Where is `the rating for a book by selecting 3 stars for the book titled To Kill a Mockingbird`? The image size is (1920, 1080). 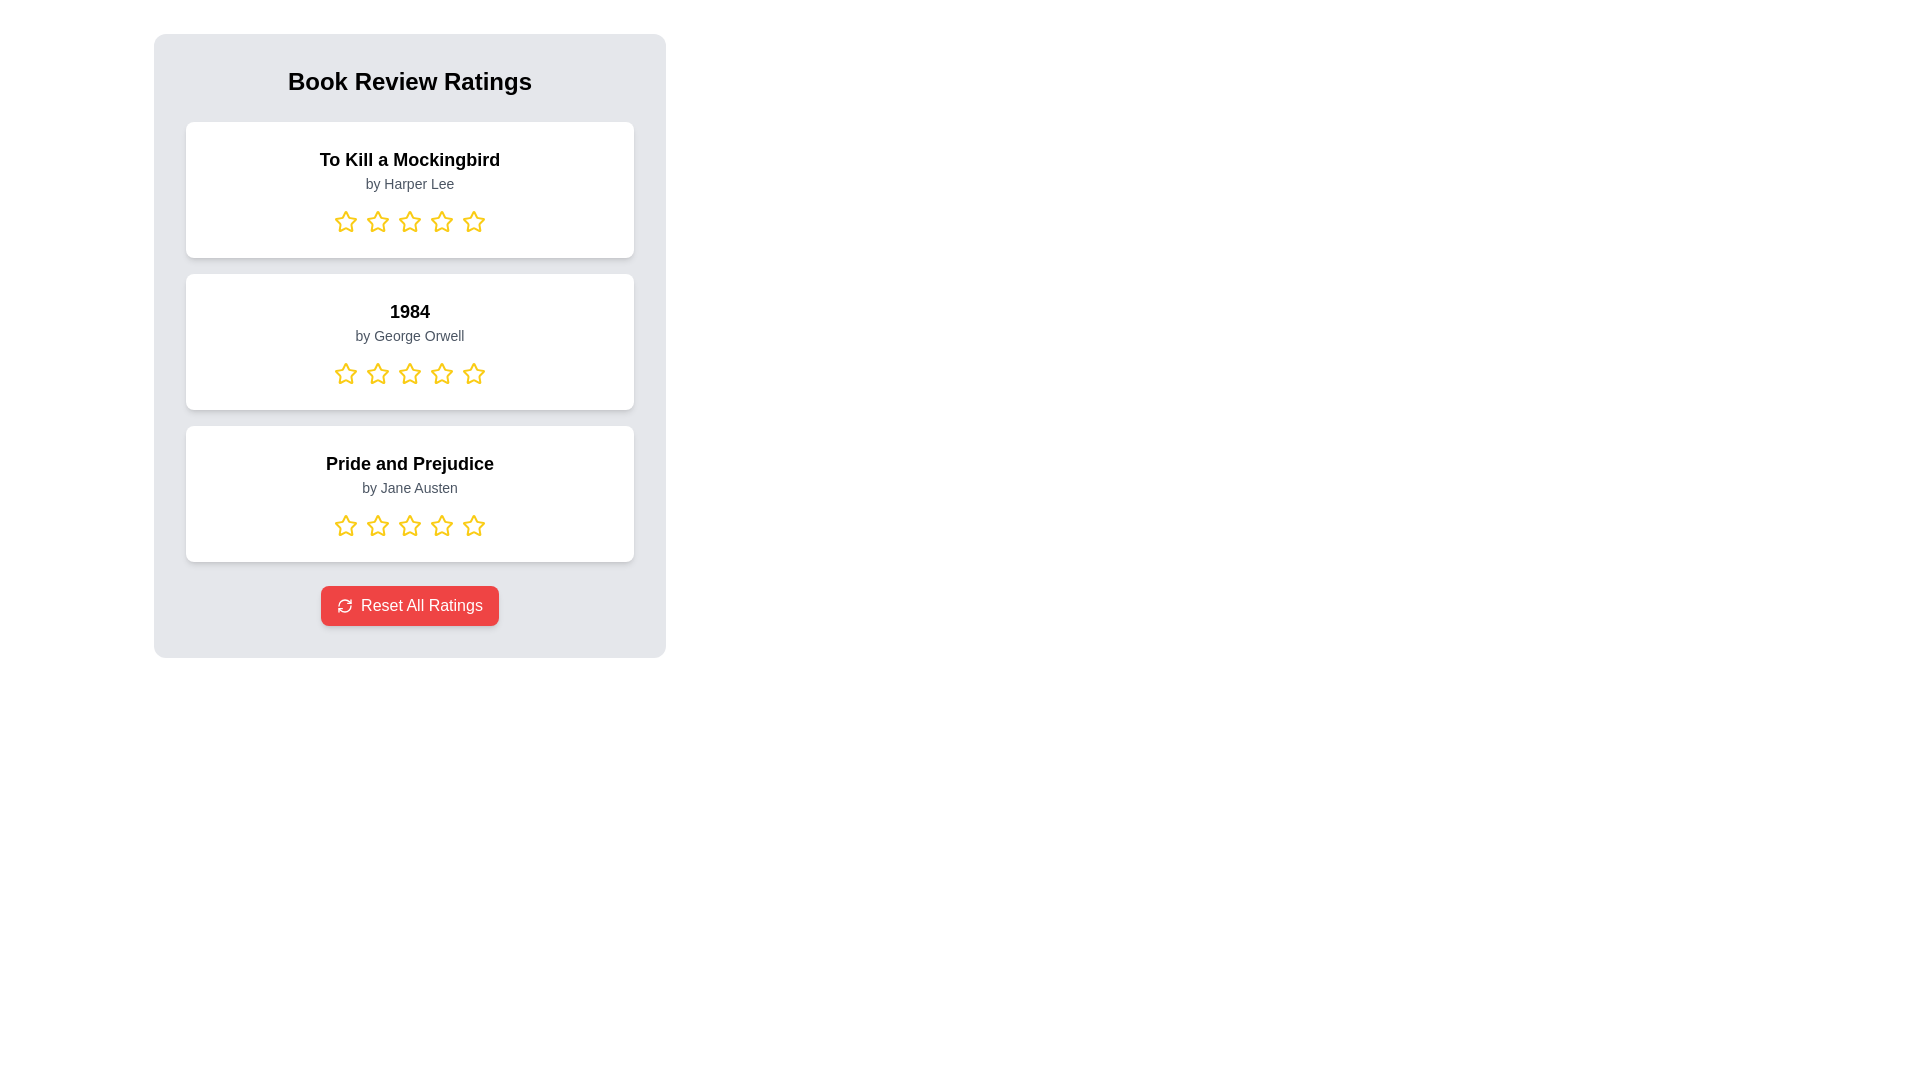 the rating for a book by selecting 3 stars for the book titled To Kill a Mockingbird is located at coordinates (408, 222).